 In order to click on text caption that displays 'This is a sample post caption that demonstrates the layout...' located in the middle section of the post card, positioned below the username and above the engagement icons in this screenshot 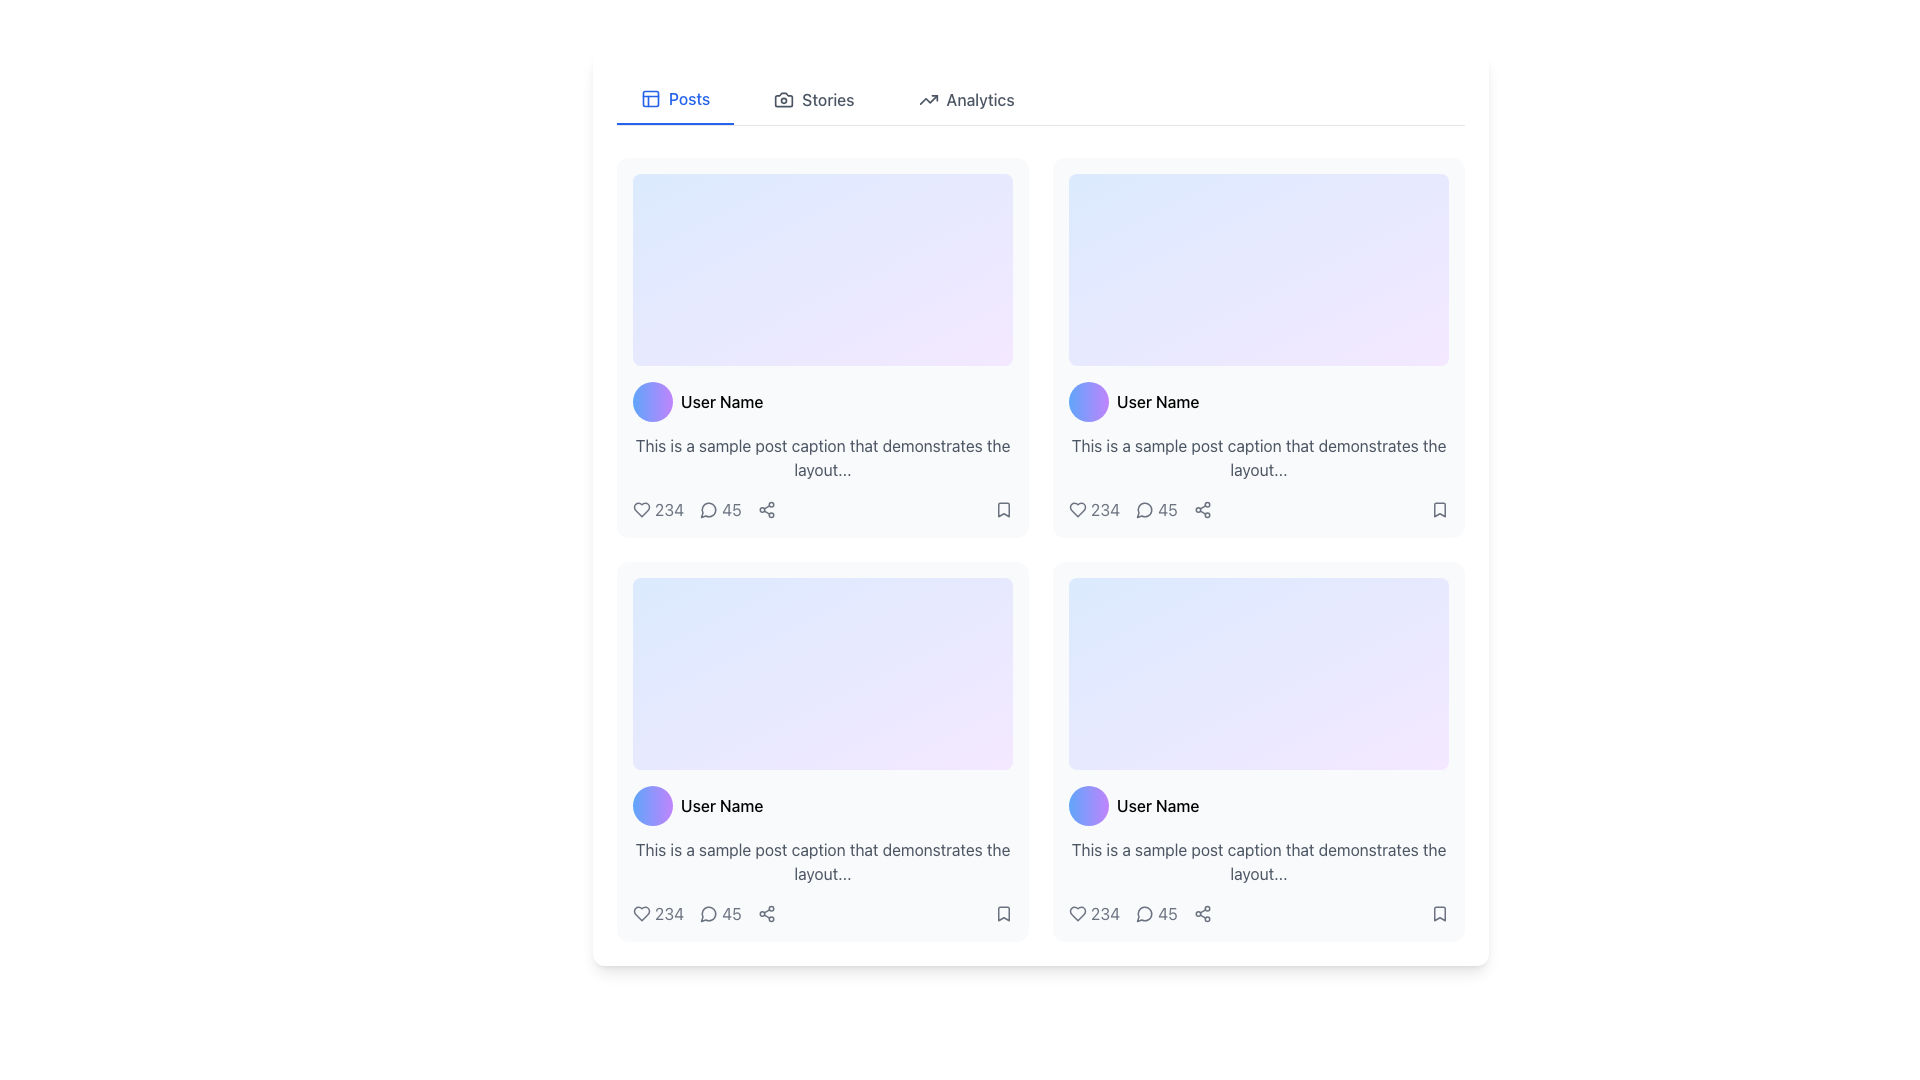, I will do `click(822, 458)`.